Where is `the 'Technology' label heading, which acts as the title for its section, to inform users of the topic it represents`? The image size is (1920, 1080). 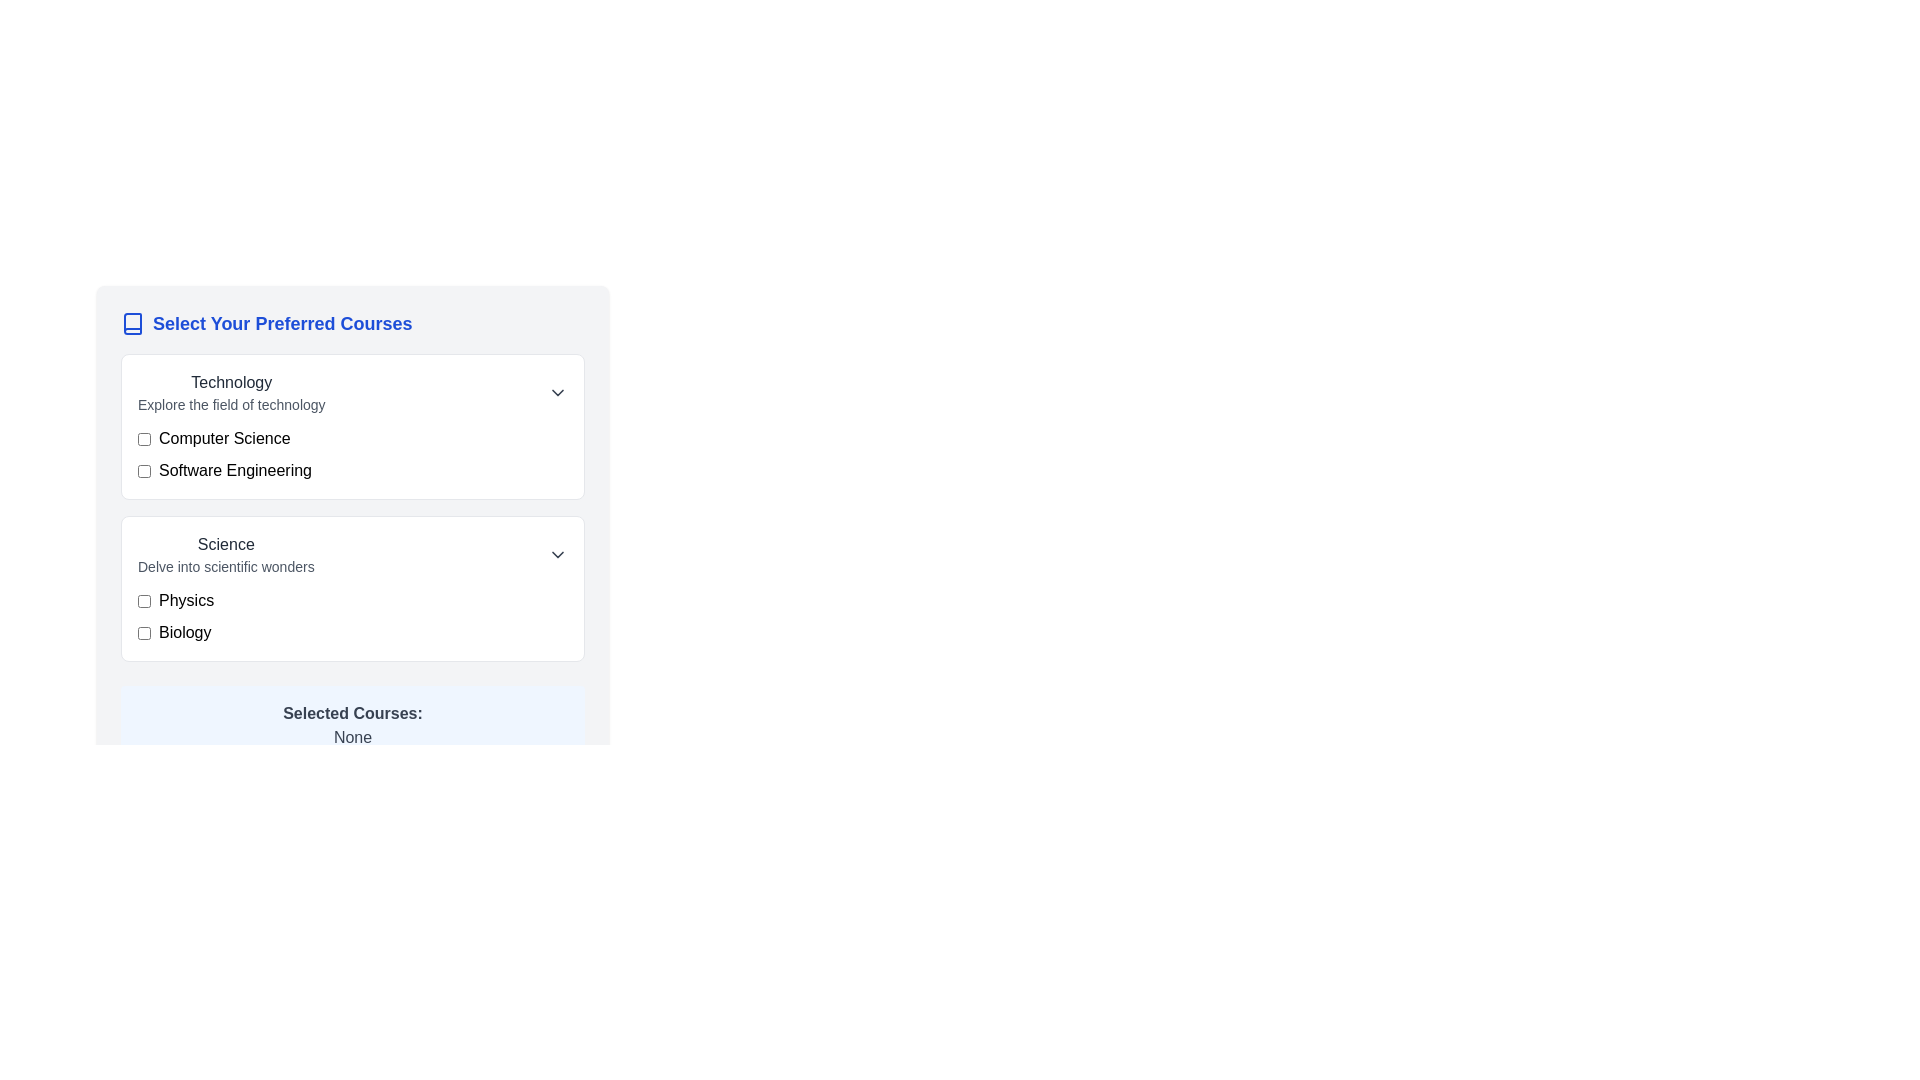 the 'Technology' label heading, which acts as the title for its section, to inform users of the topic it represents is located at coordinates (231, 382).